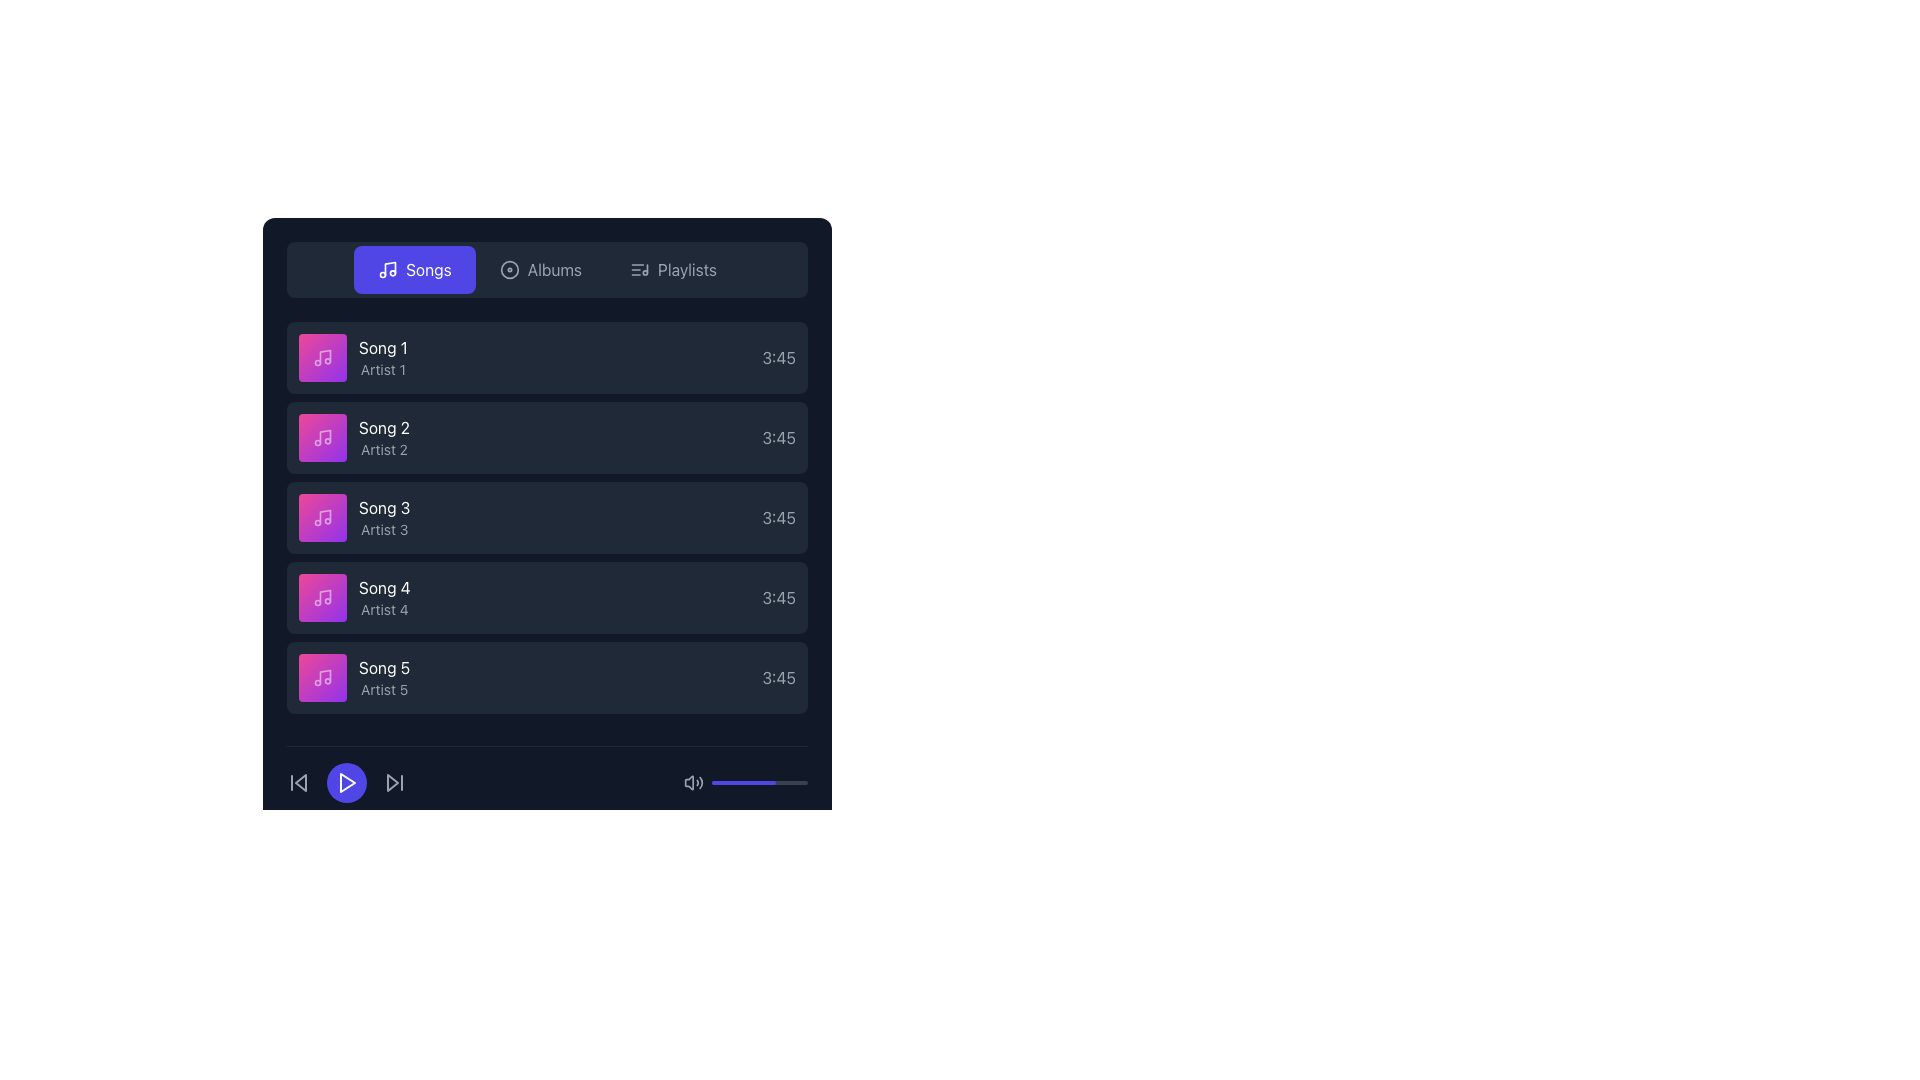  What do you see at coordinates (322, 677) in the screenshot?
I see `the graphic icon representing 'Song 5' in the song list, located in the left section of the fifth list item` at bounding box center [322, 677].